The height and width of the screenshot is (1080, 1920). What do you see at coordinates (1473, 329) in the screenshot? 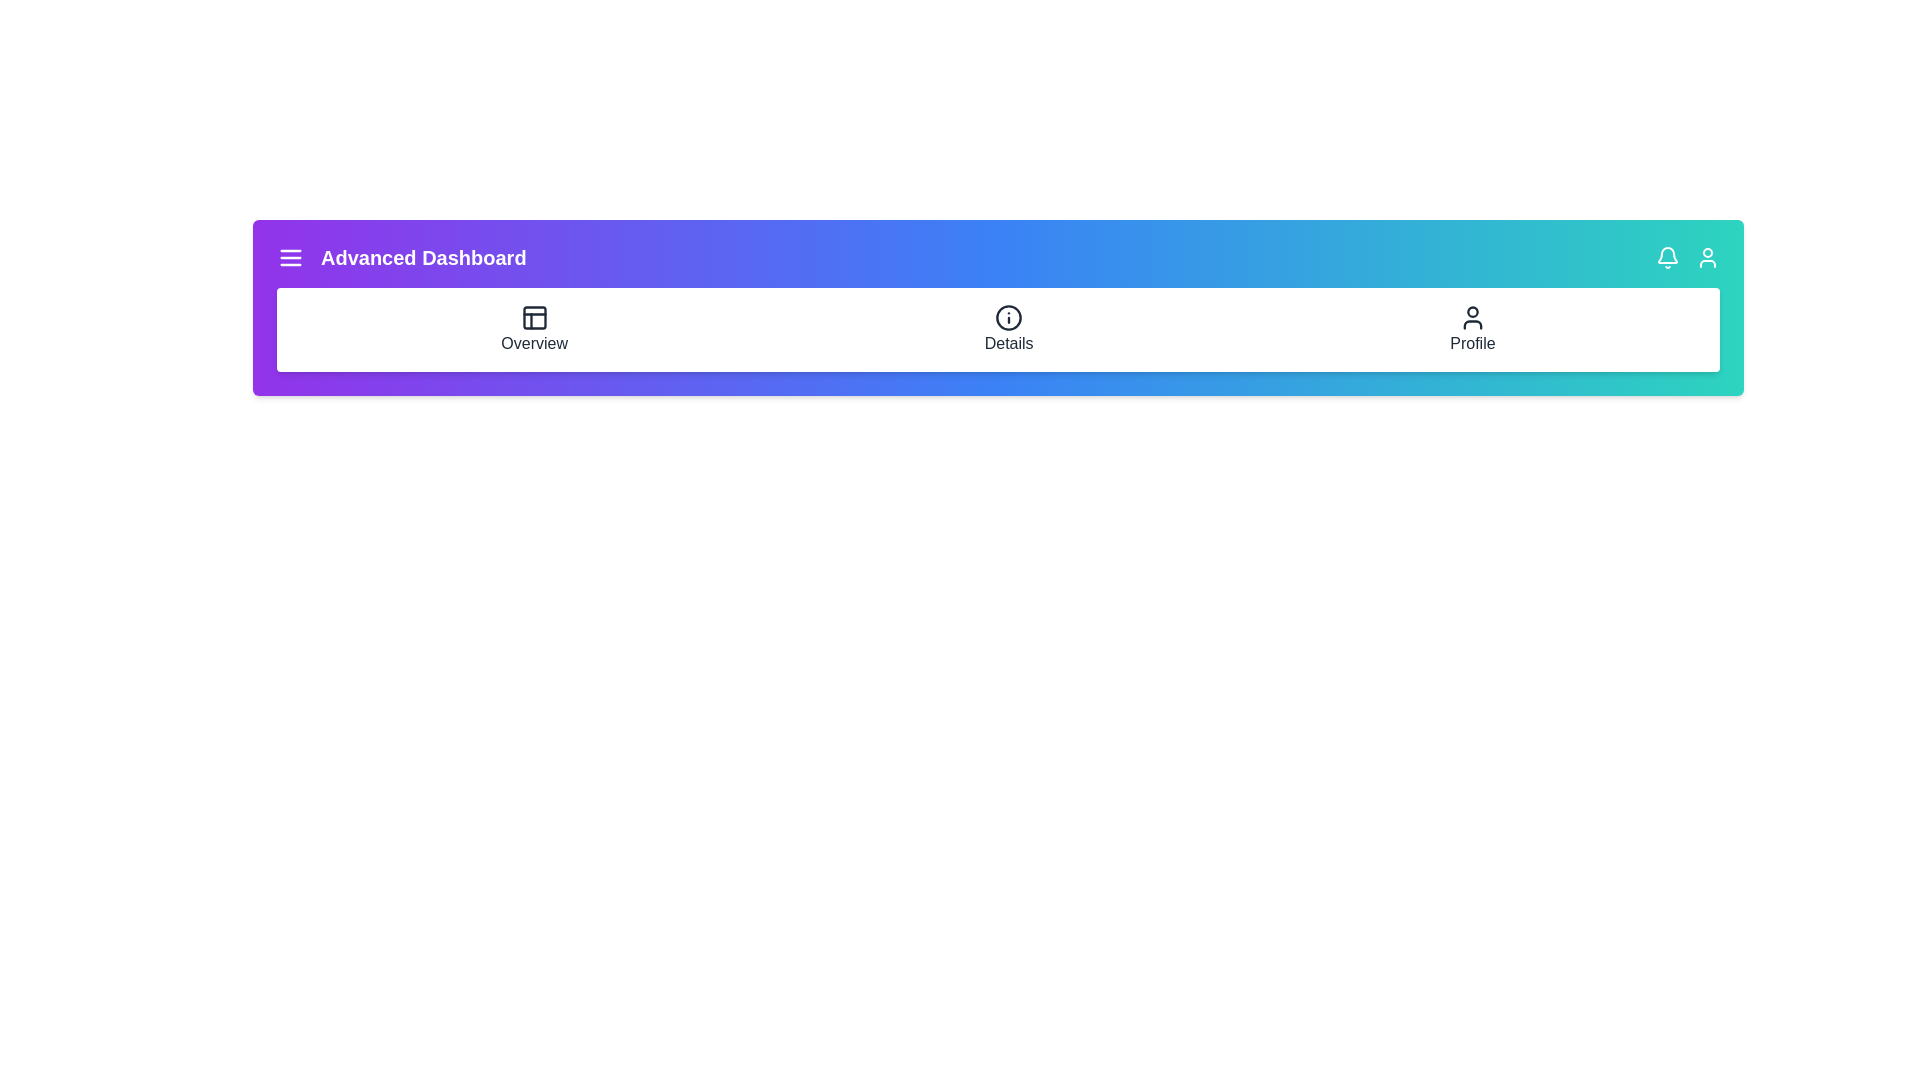
I see `the 'Profile' navigation item` at bounding box center [1473, 329].